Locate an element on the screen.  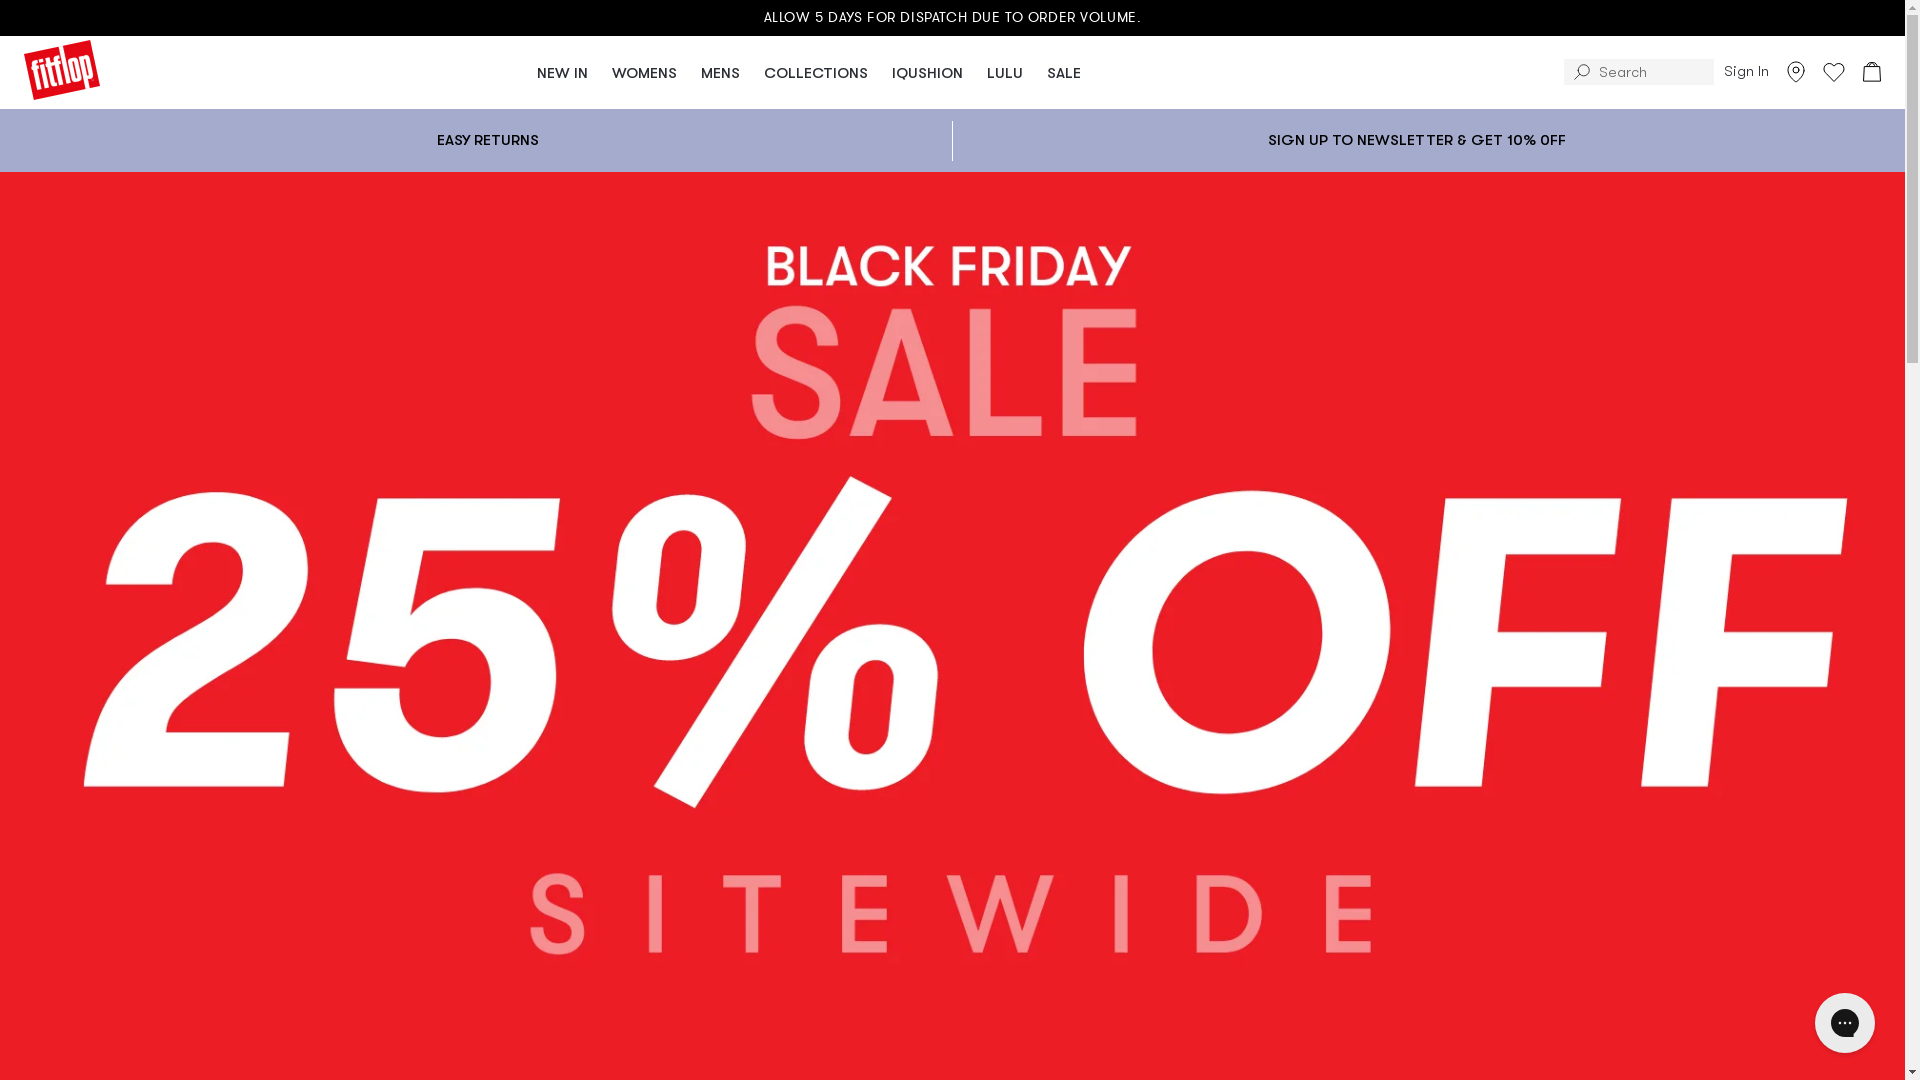
'NEW IN' is located at coordinates (524, 70).